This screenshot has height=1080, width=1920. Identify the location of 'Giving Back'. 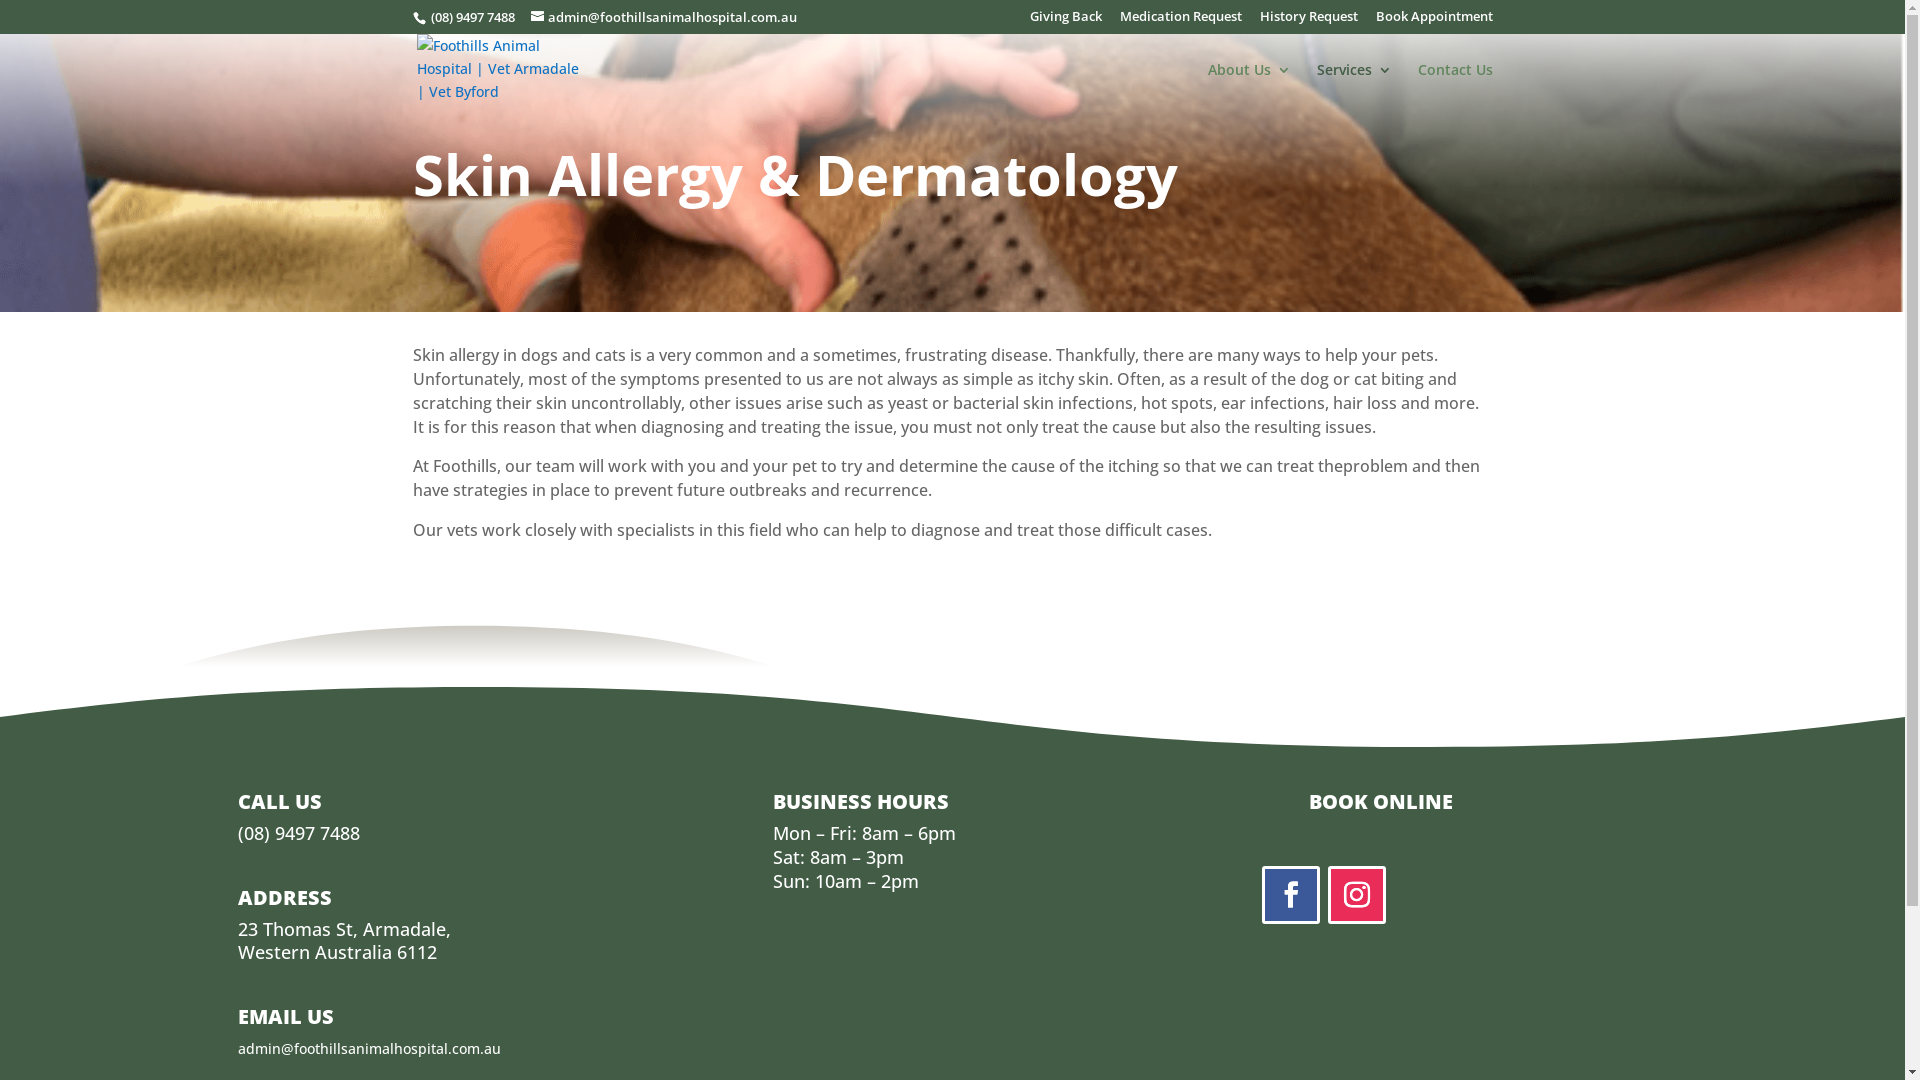
(1064, 21).